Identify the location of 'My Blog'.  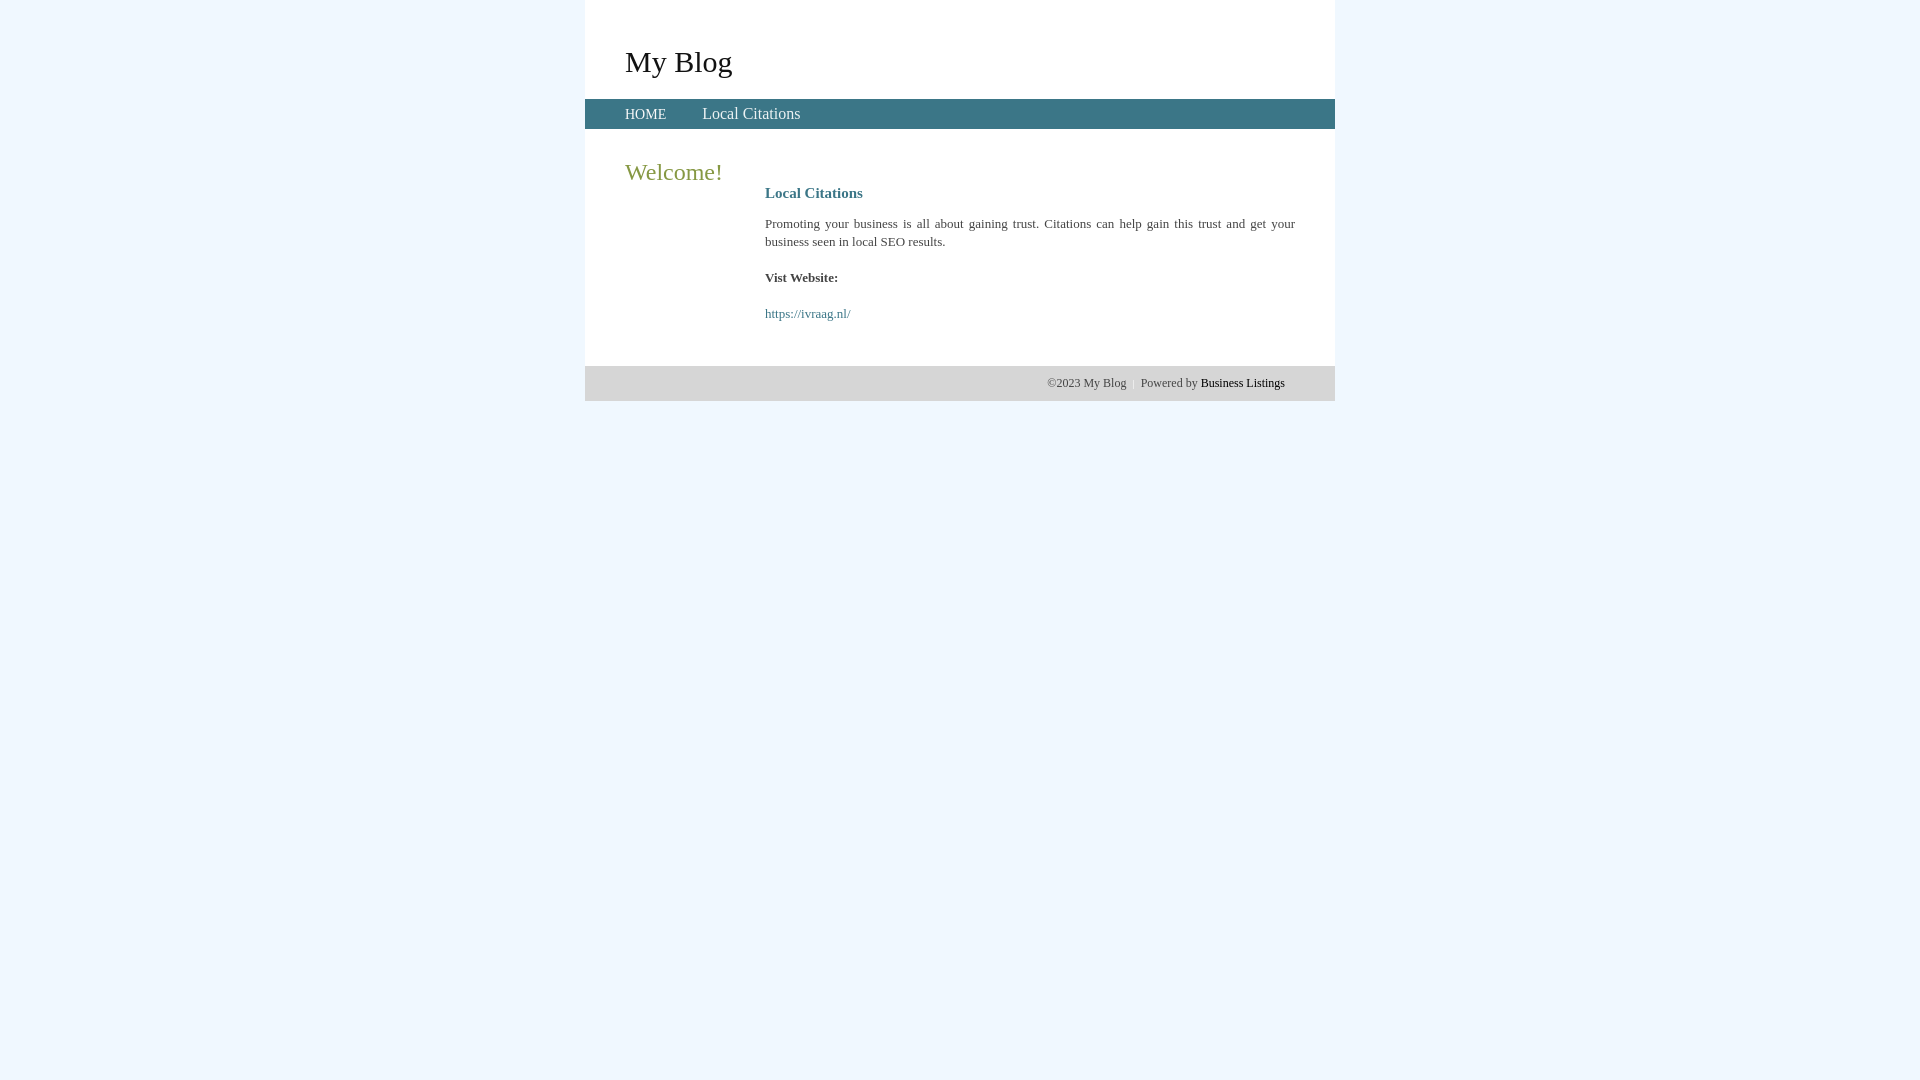
(678, 60).